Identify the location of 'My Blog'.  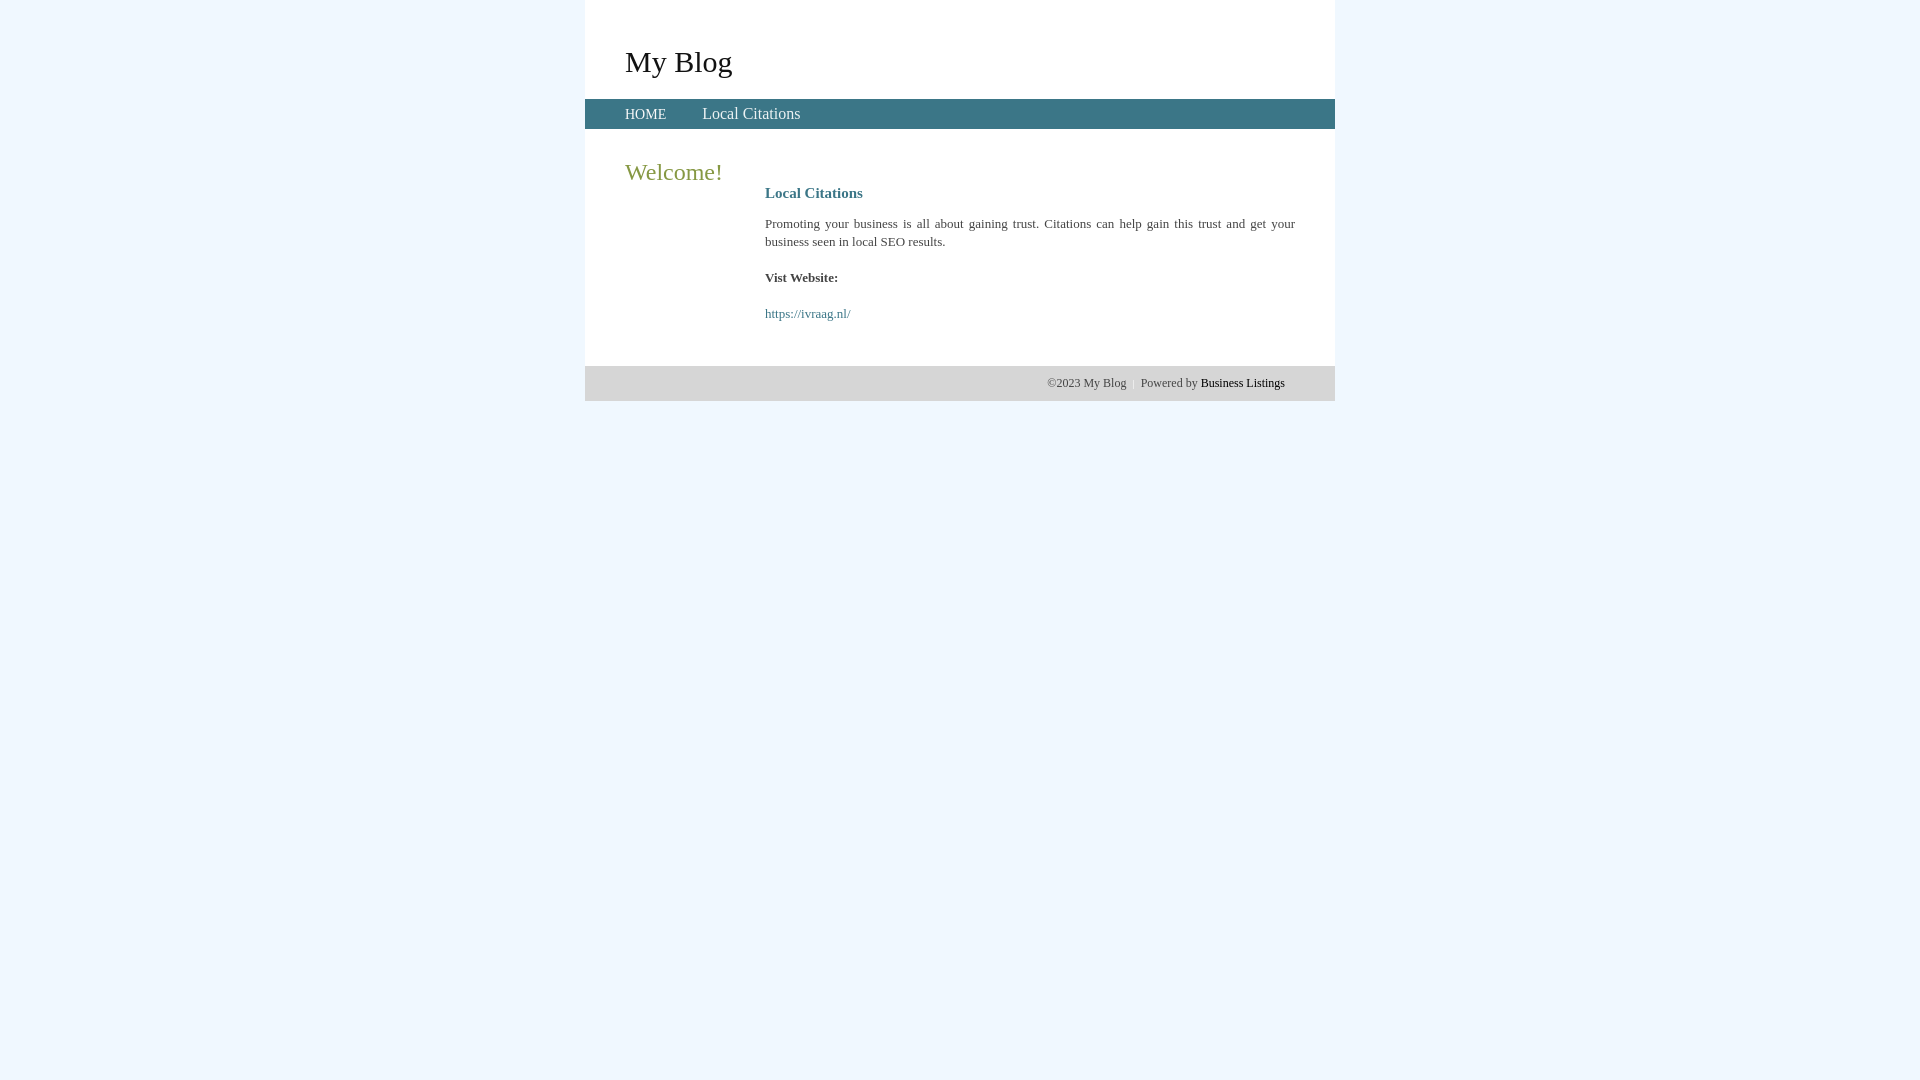
(678, 60).